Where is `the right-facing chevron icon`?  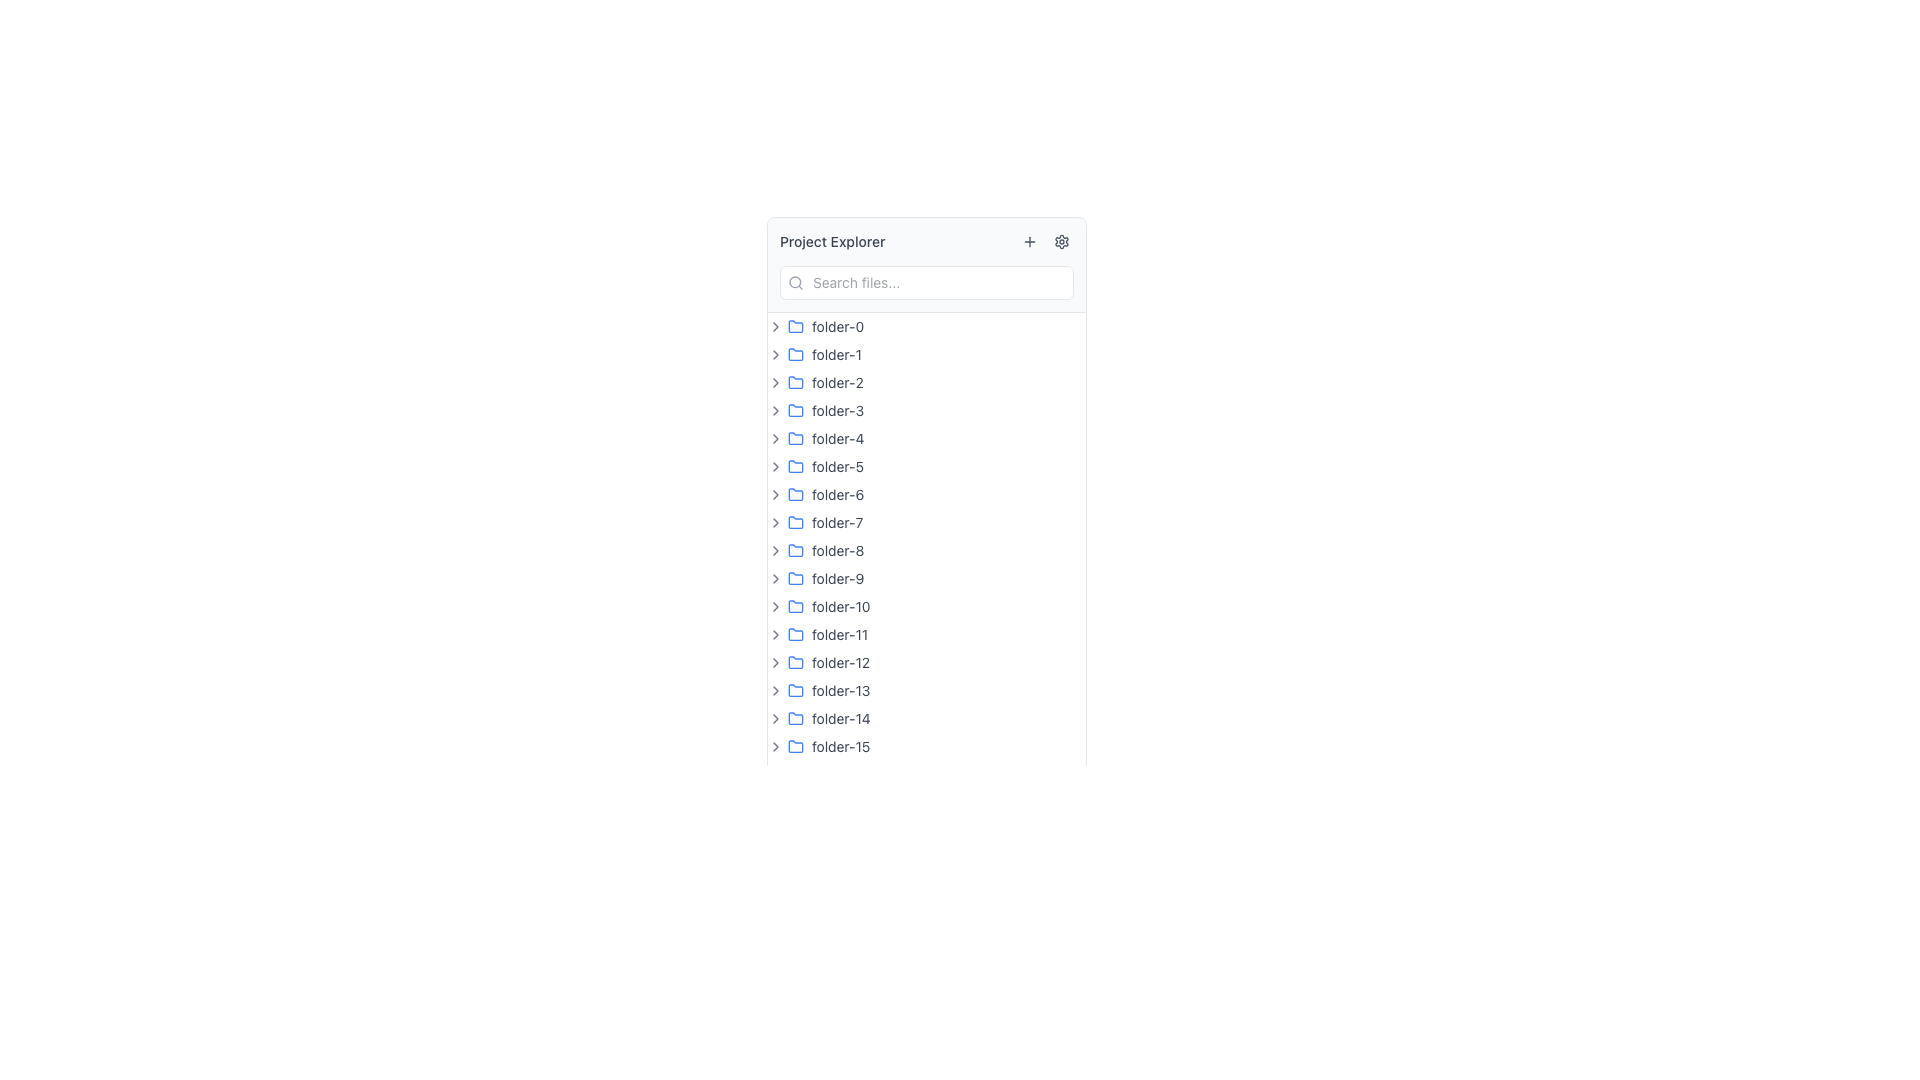
the right-facing chevron icon is located at coordinates (775, 410).